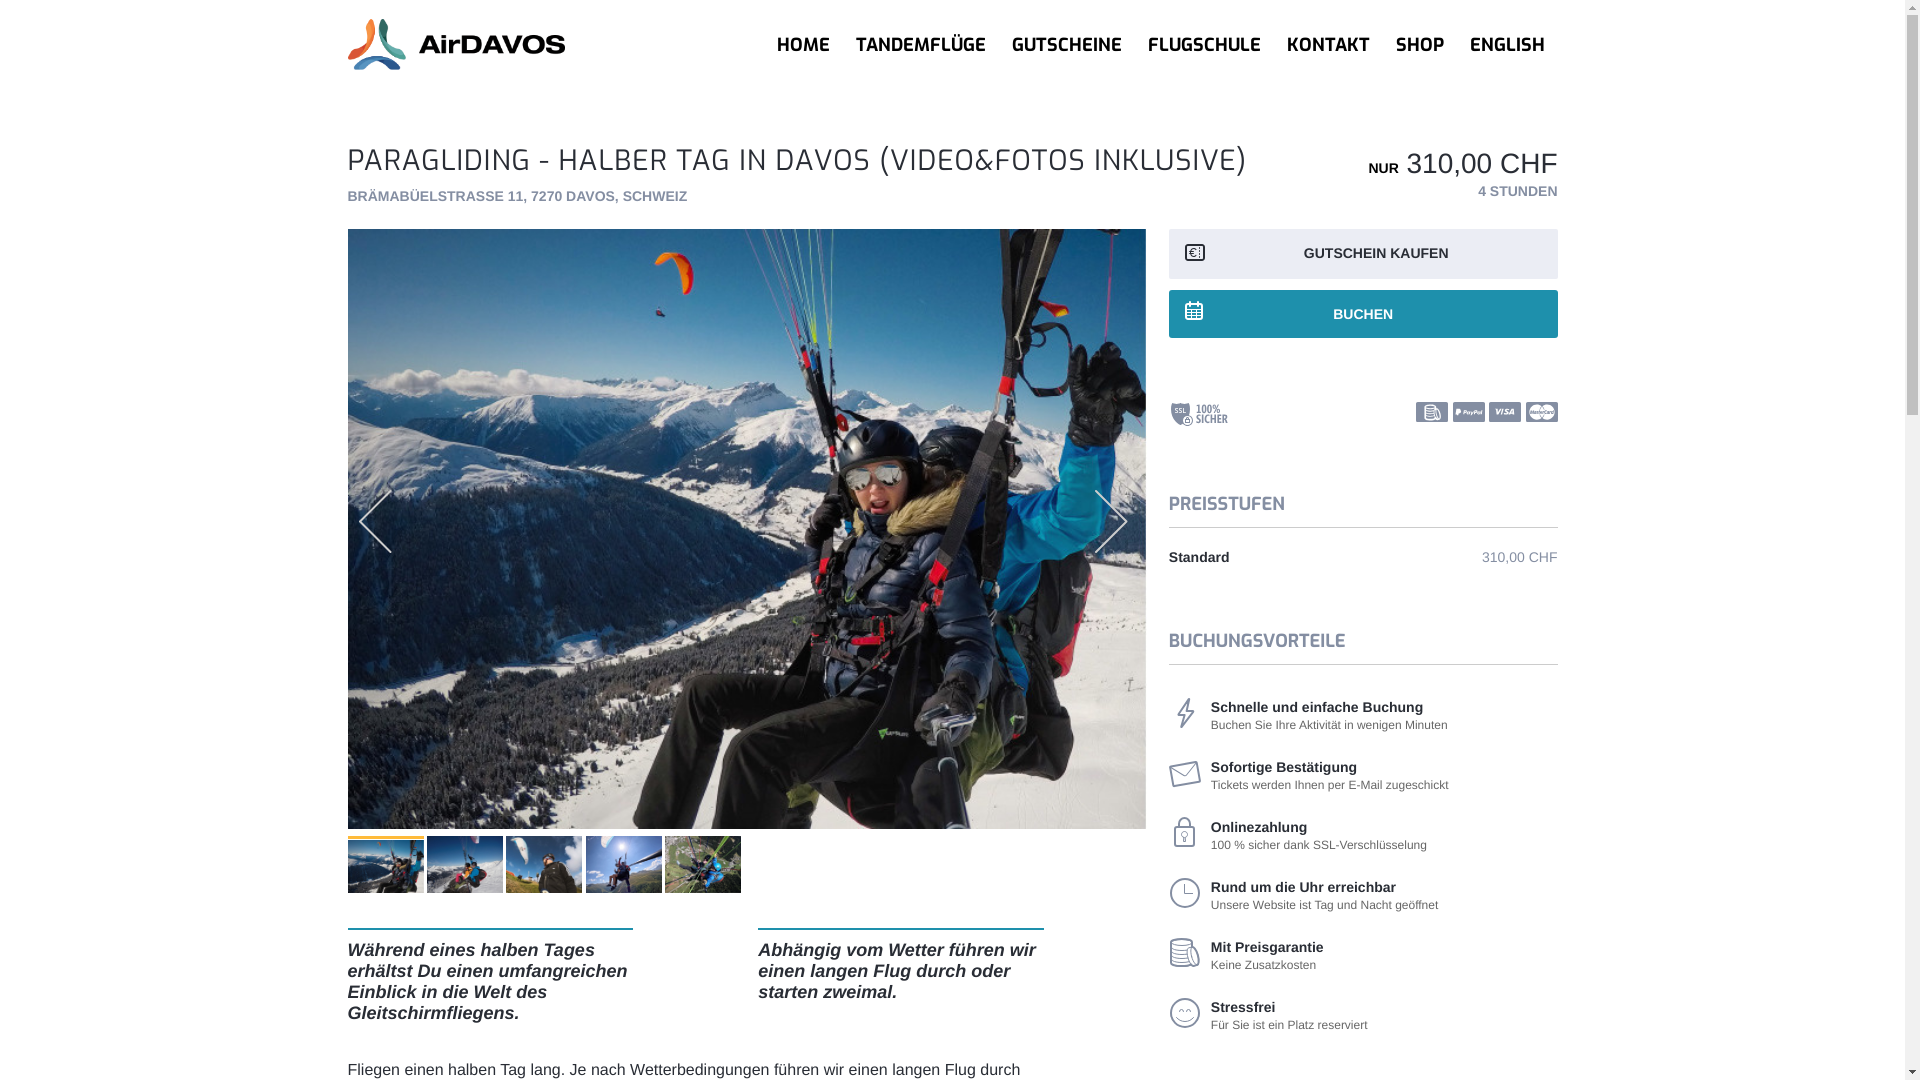 Image resolution: width=1920 pixels, height=1080 pixels. What do you see at coordinates (1362, 313) in the screenshot?
I see `'BUCHEN'` at bounding box center [1362, 313].